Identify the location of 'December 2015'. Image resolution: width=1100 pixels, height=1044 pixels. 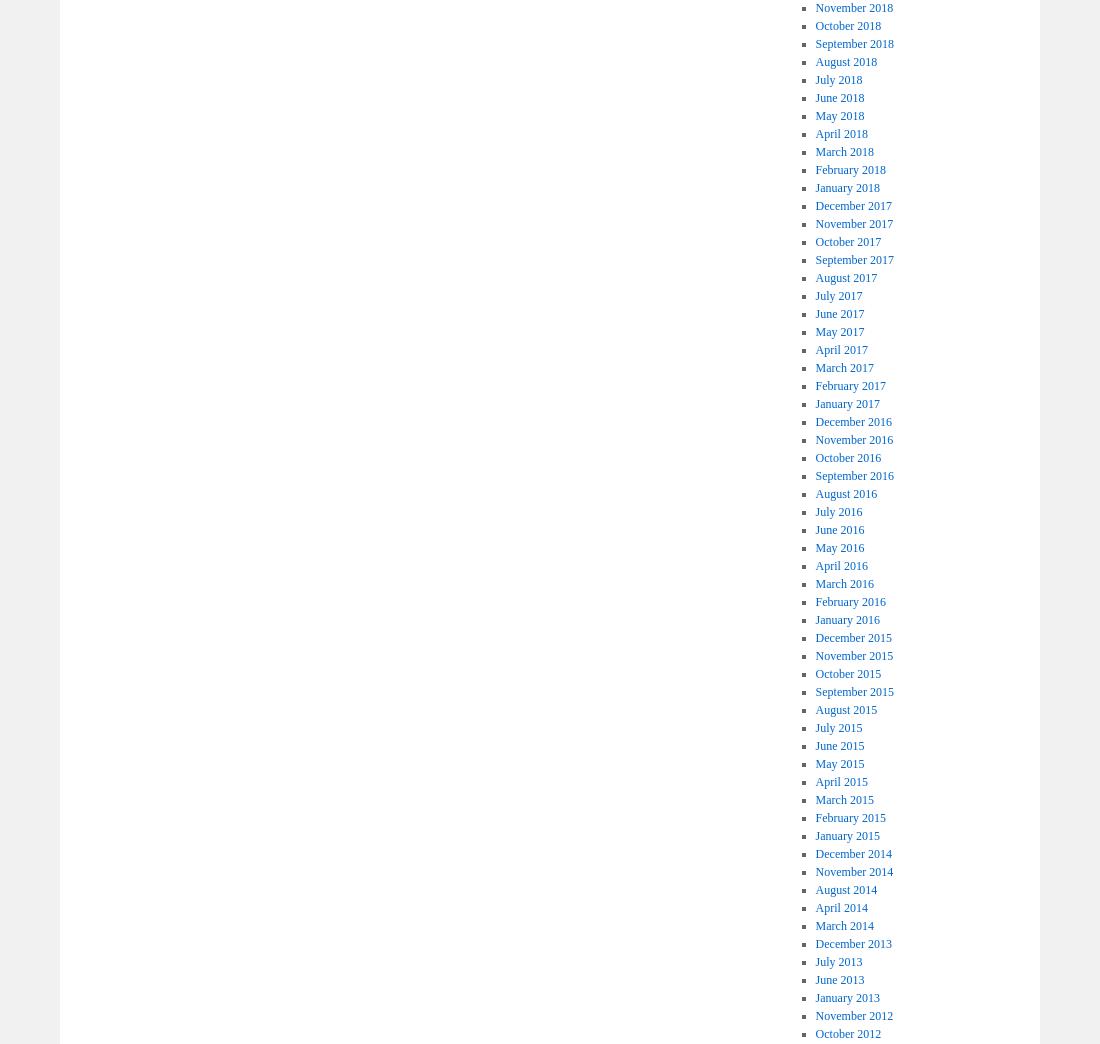
(852, 637).